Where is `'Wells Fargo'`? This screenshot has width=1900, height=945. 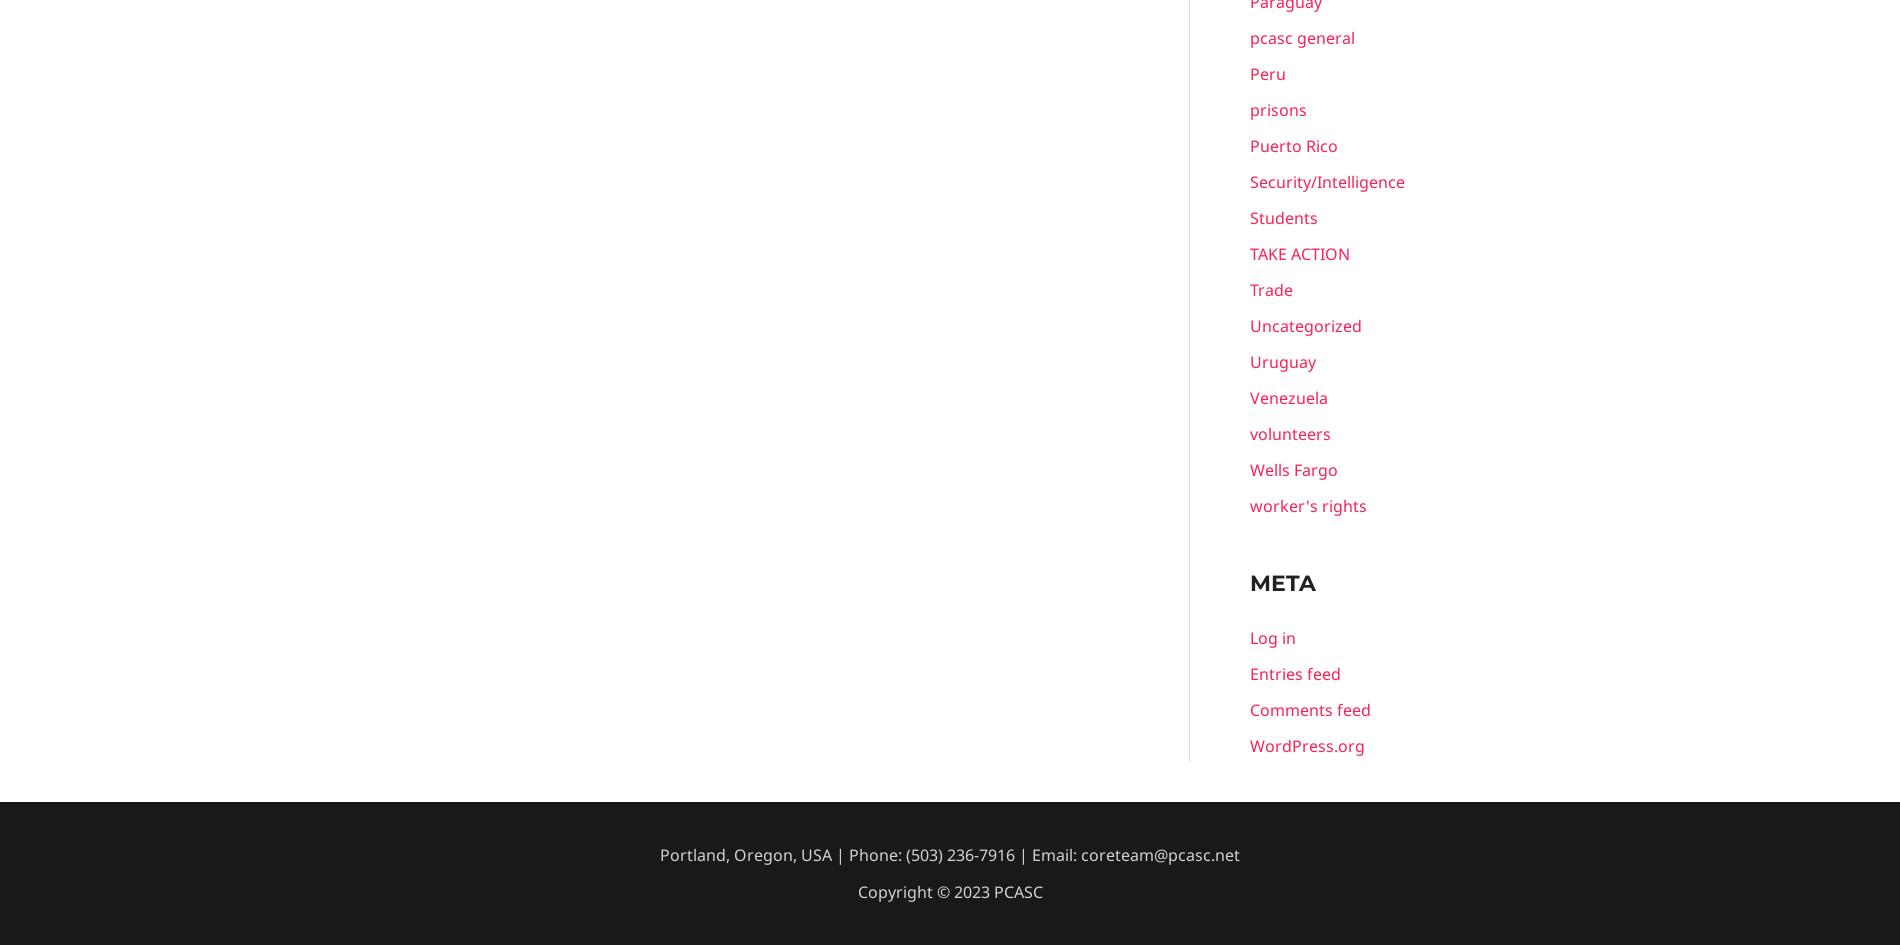 'Wells Fargo' is located at coordinates (1293, 470).